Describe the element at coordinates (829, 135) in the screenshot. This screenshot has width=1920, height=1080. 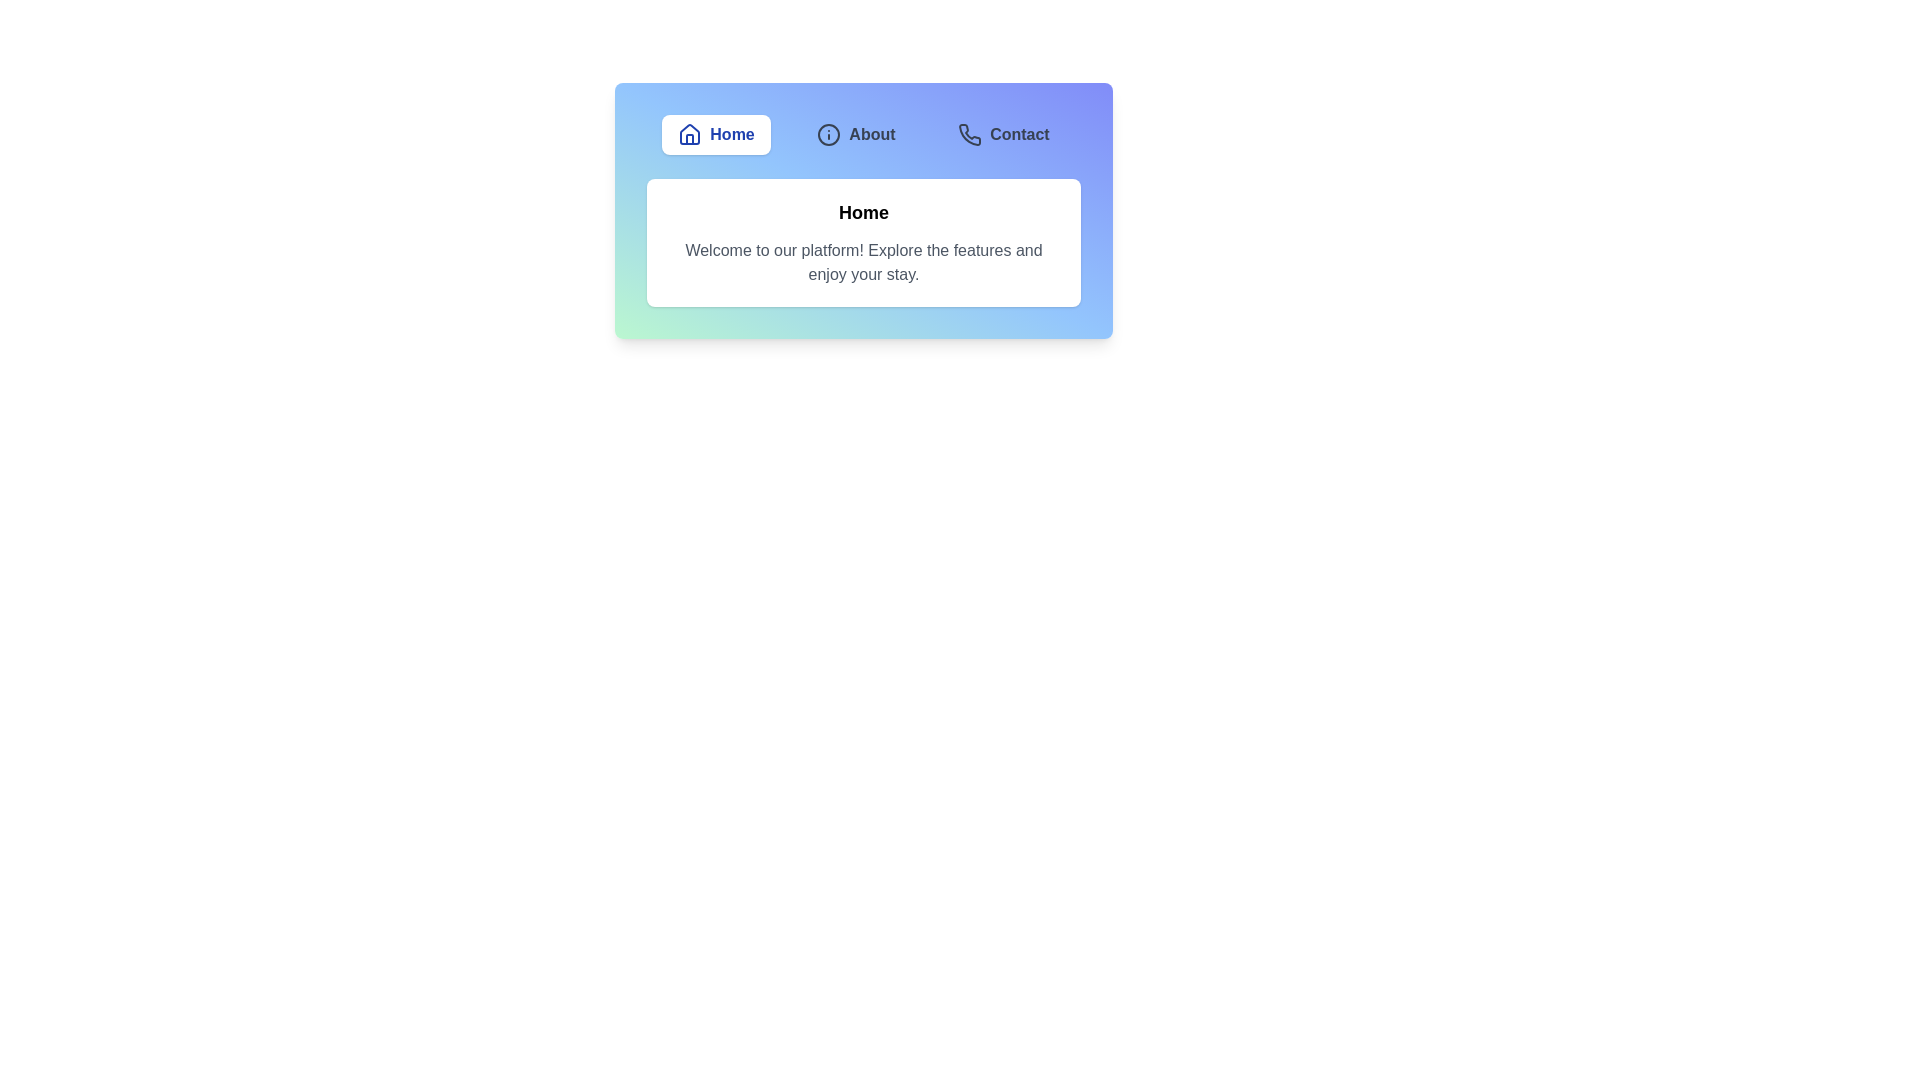
I see `the icon of the About tab` at that location.